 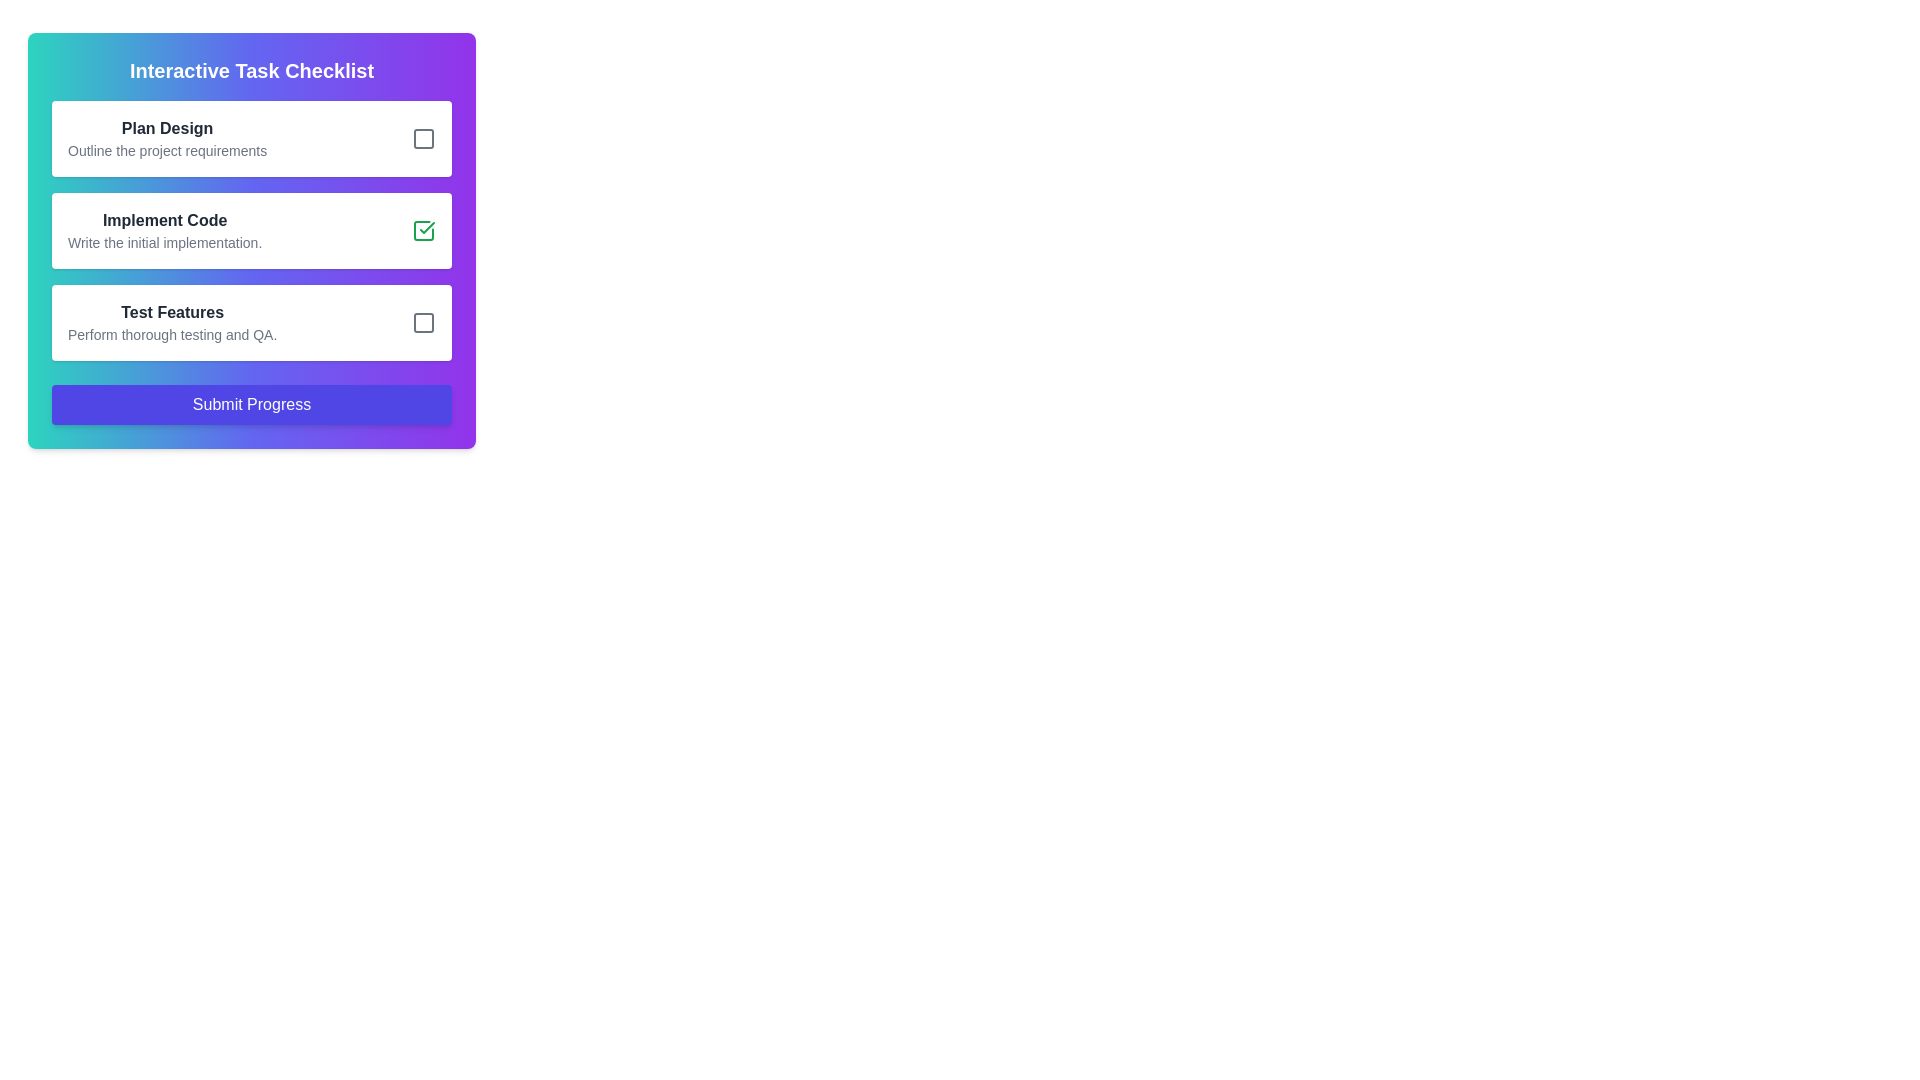 I want to click on the Text display component that shows the task labeled 'Implement Code' with the description 'Write the initial implementation.', so click(x=165, y=230).